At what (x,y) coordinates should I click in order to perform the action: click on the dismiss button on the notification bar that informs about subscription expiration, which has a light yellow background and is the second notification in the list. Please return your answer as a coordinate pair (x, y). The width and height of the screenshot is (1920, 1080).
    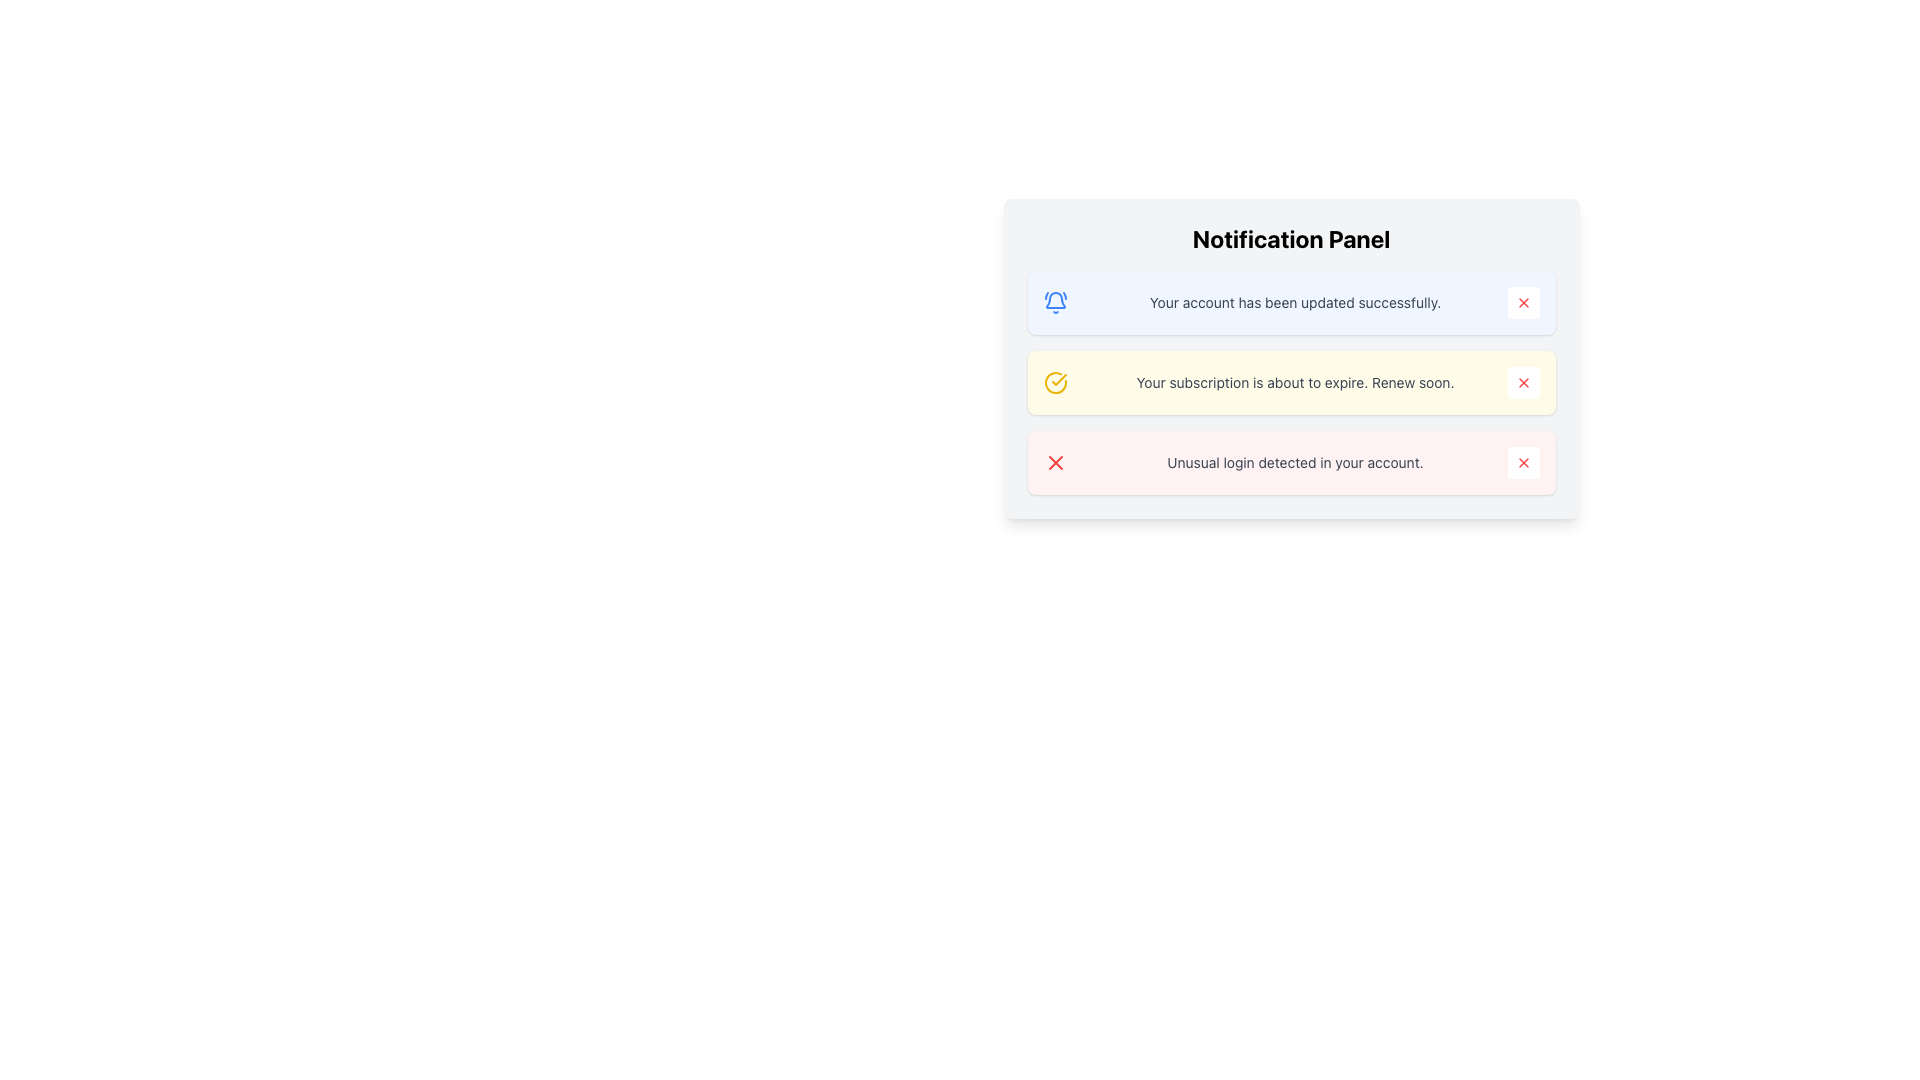
    Looking at the image, I should click on (1291, 382).